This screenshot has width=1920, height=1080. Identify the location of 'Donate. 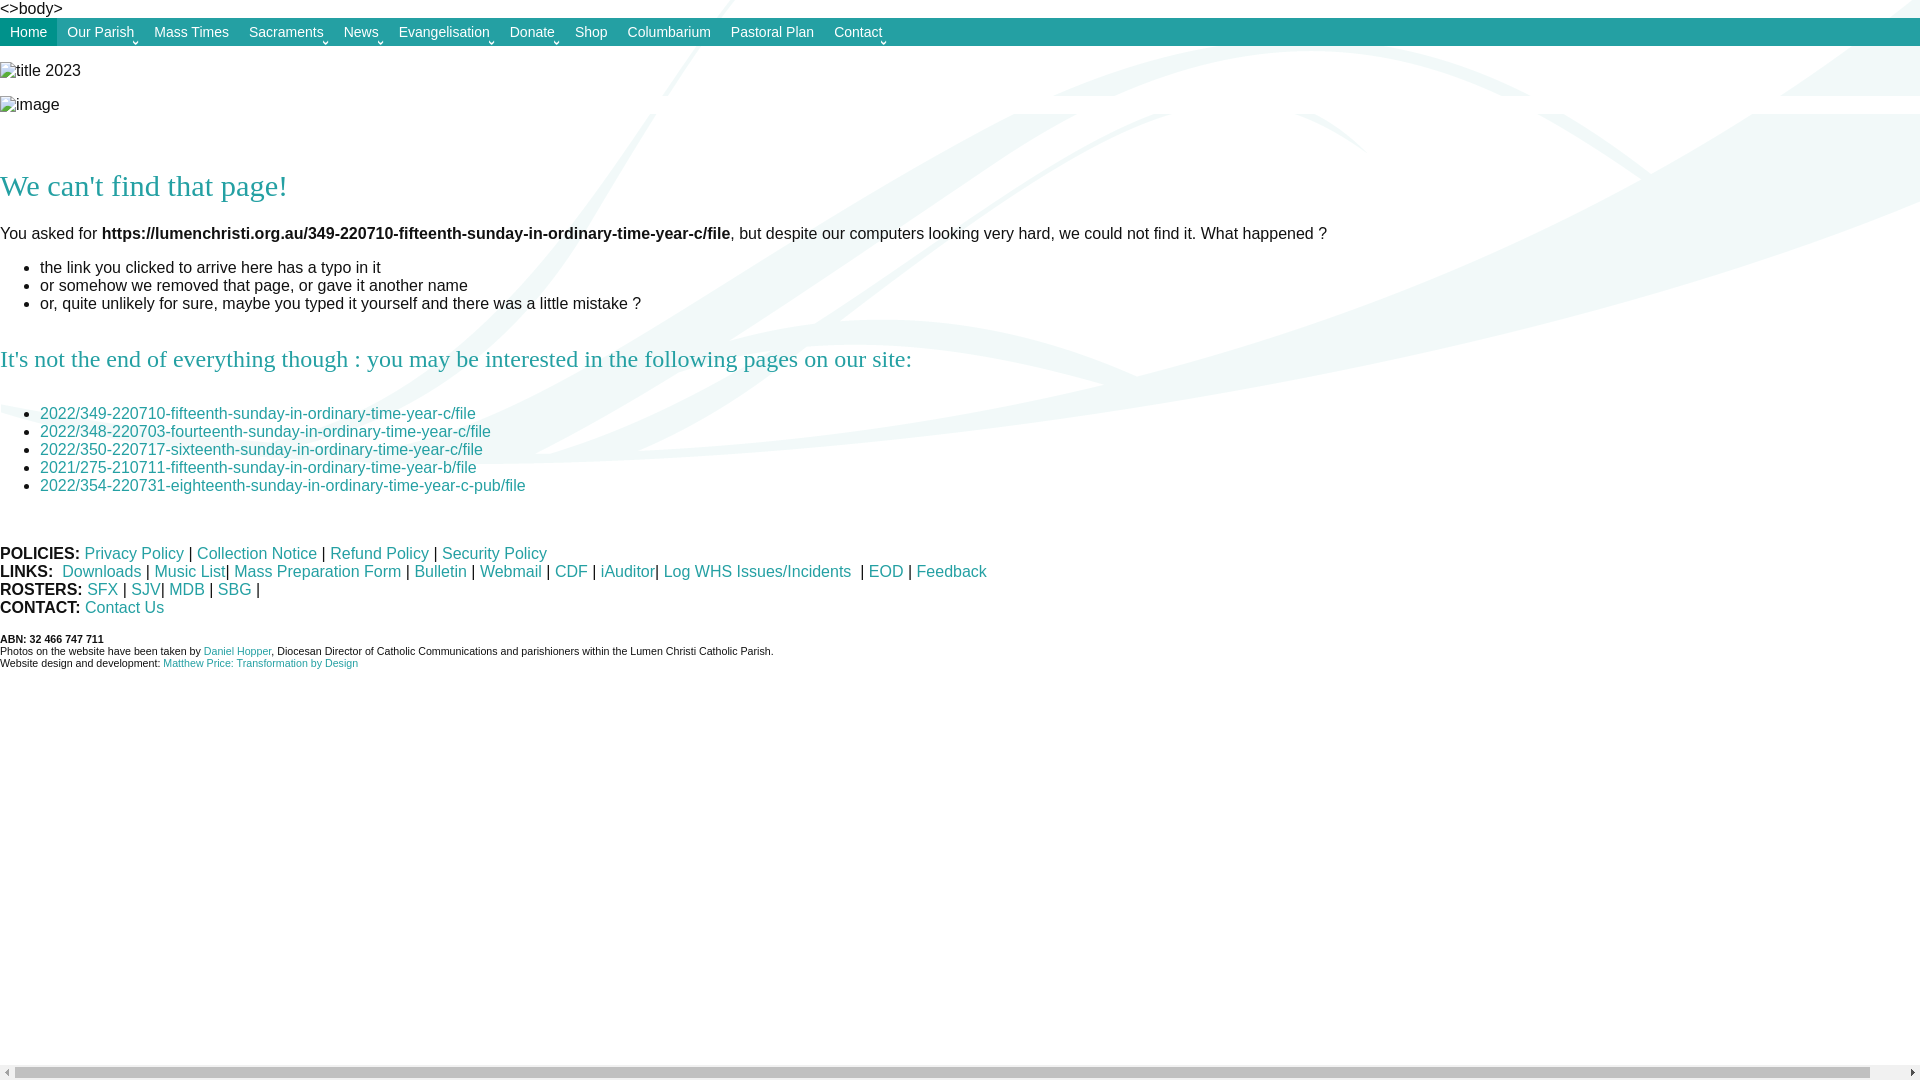
(532, 31).